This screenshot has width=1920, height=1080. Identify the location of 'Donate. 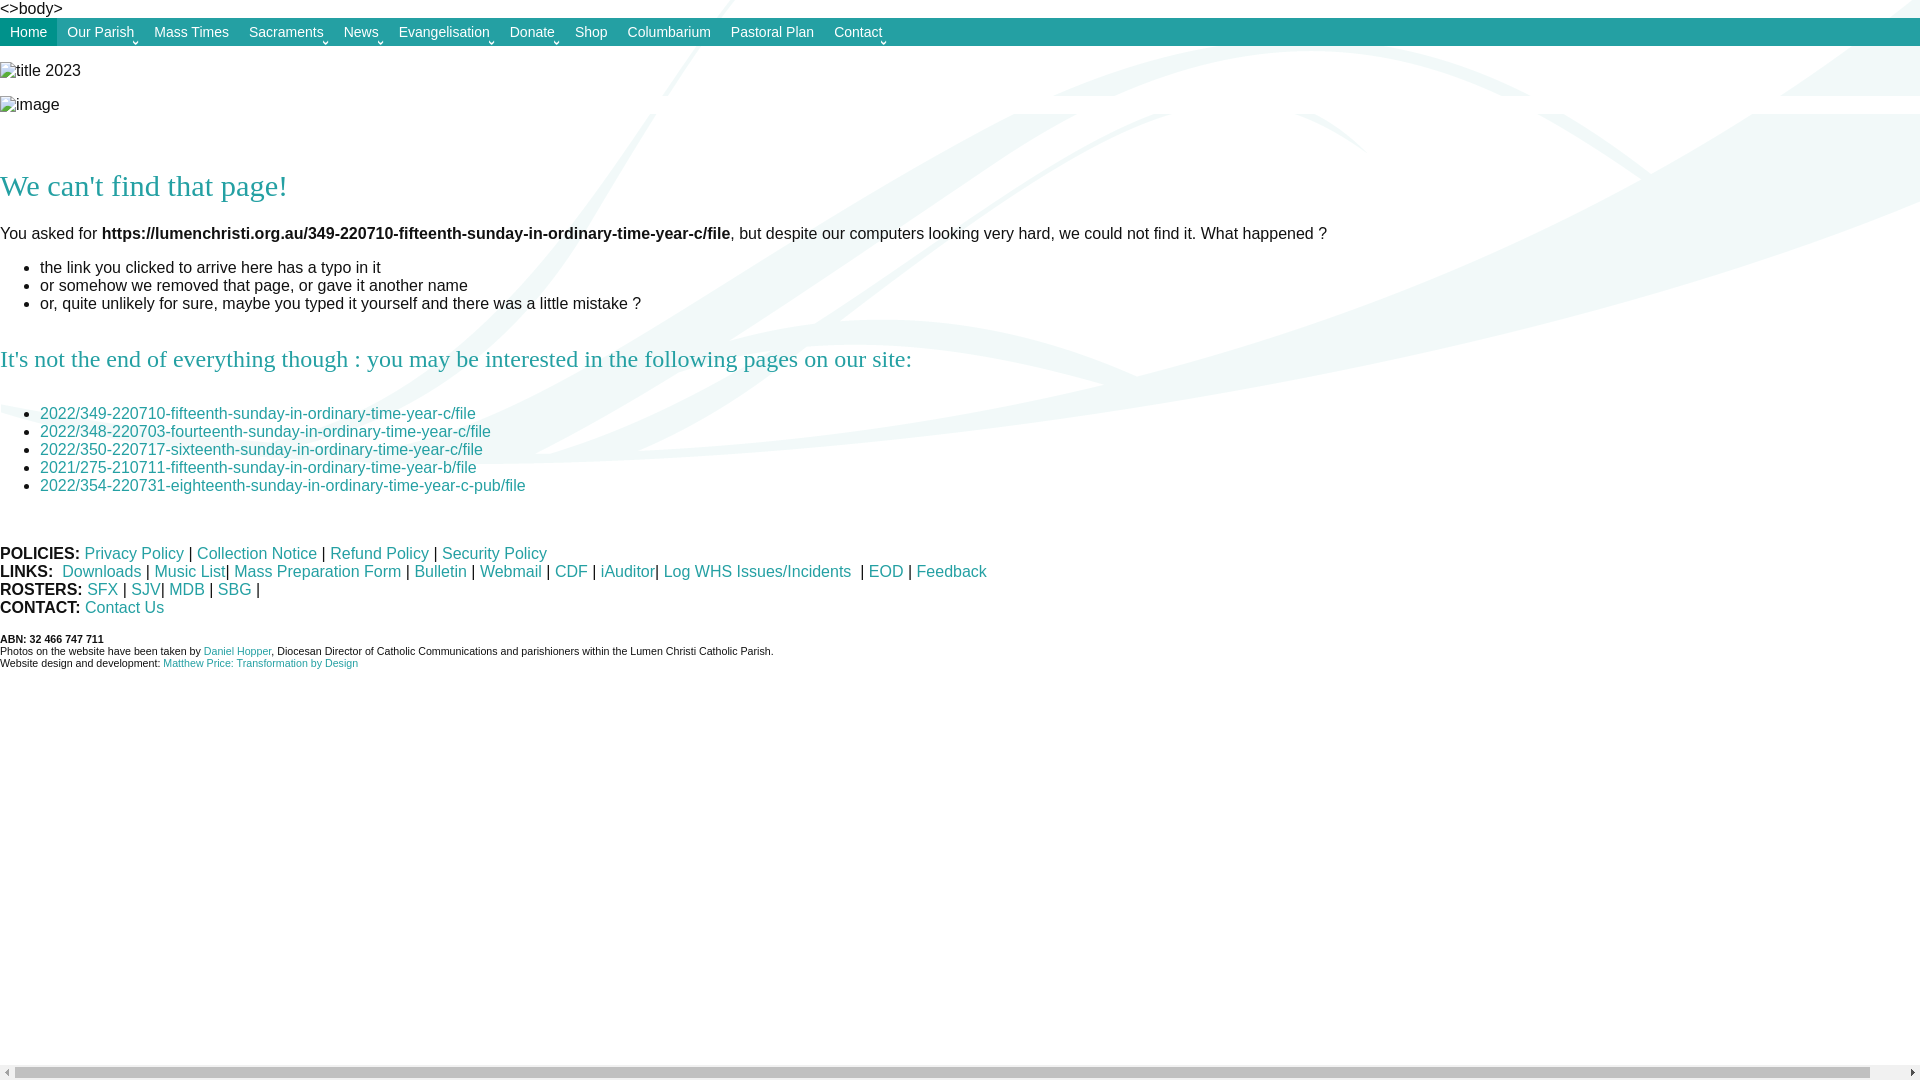
(532, 31).